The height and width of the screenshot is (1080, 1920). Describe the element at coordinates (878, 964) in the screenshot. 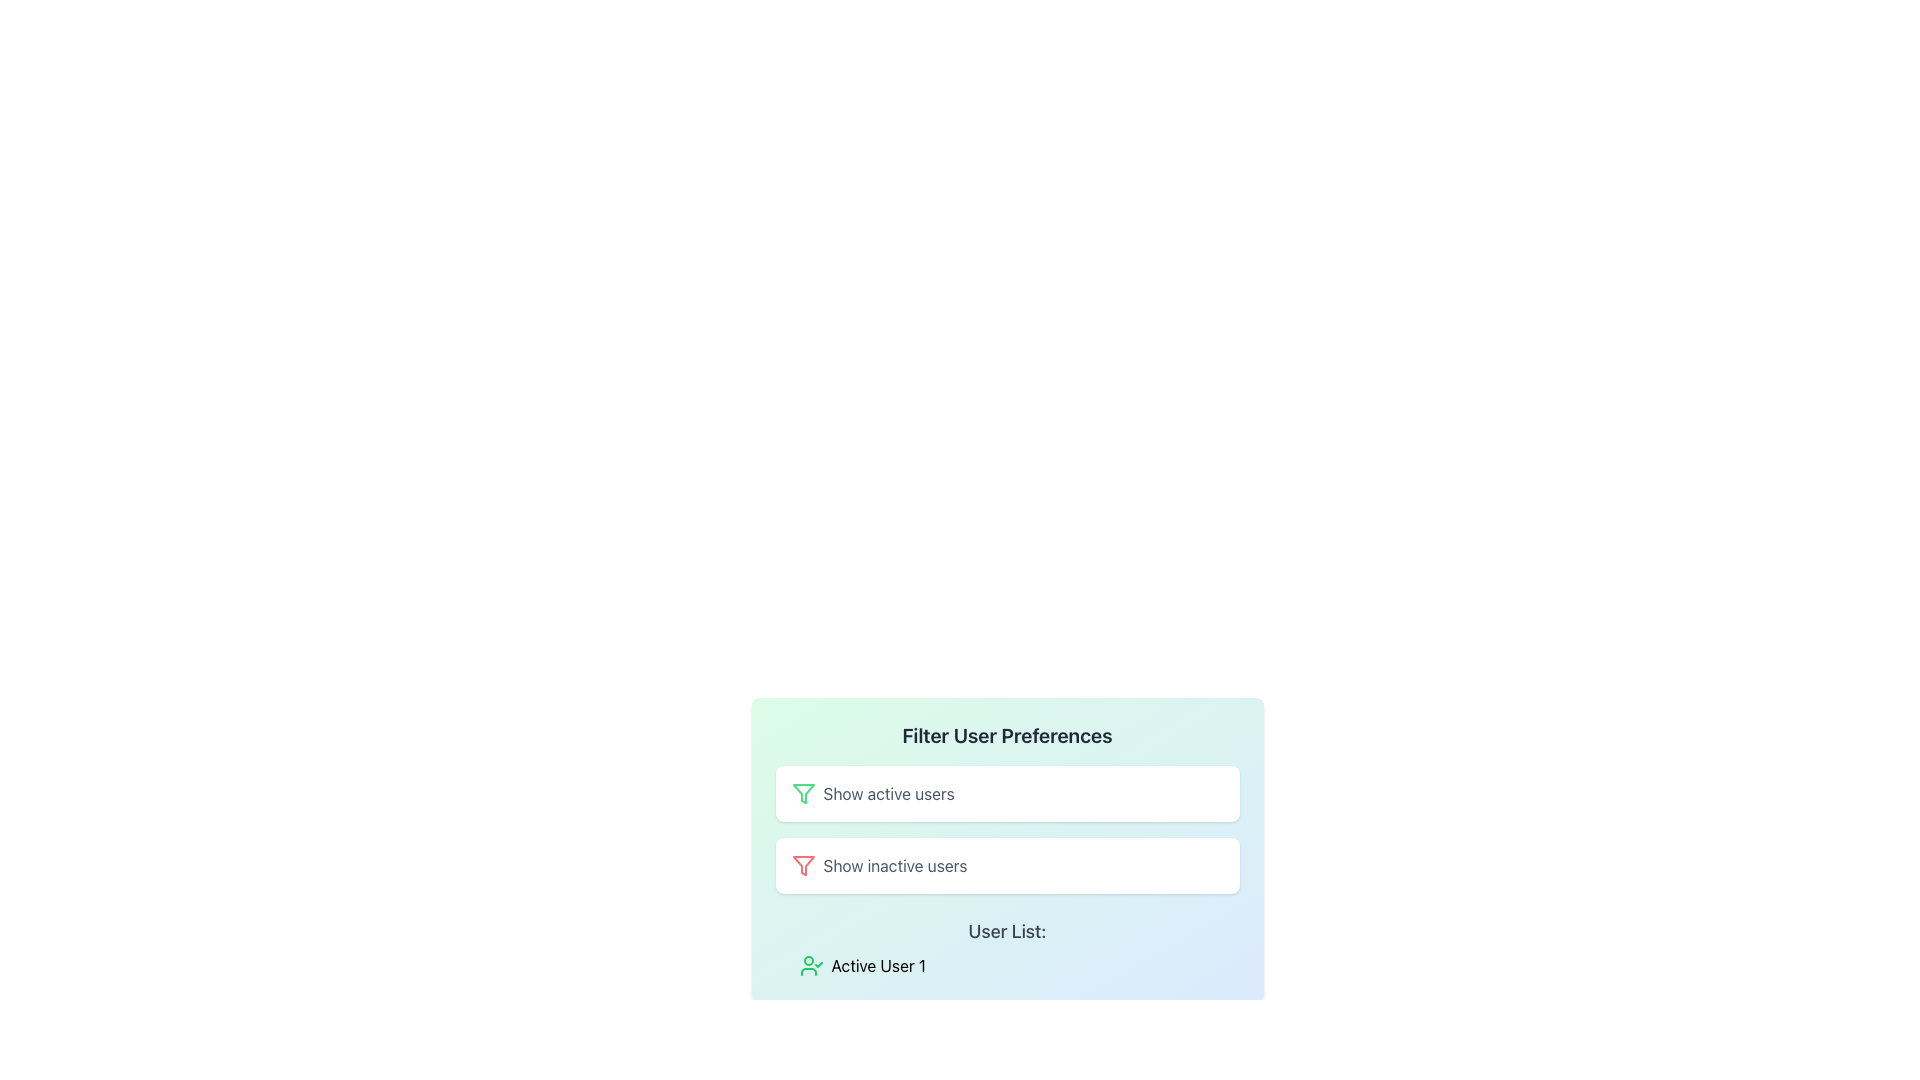

I see `the text label displaying 'Active User 1', which is in bold black font and positioned to the right of a user icon with a green checkmark under the 'User List' heading` at that location.